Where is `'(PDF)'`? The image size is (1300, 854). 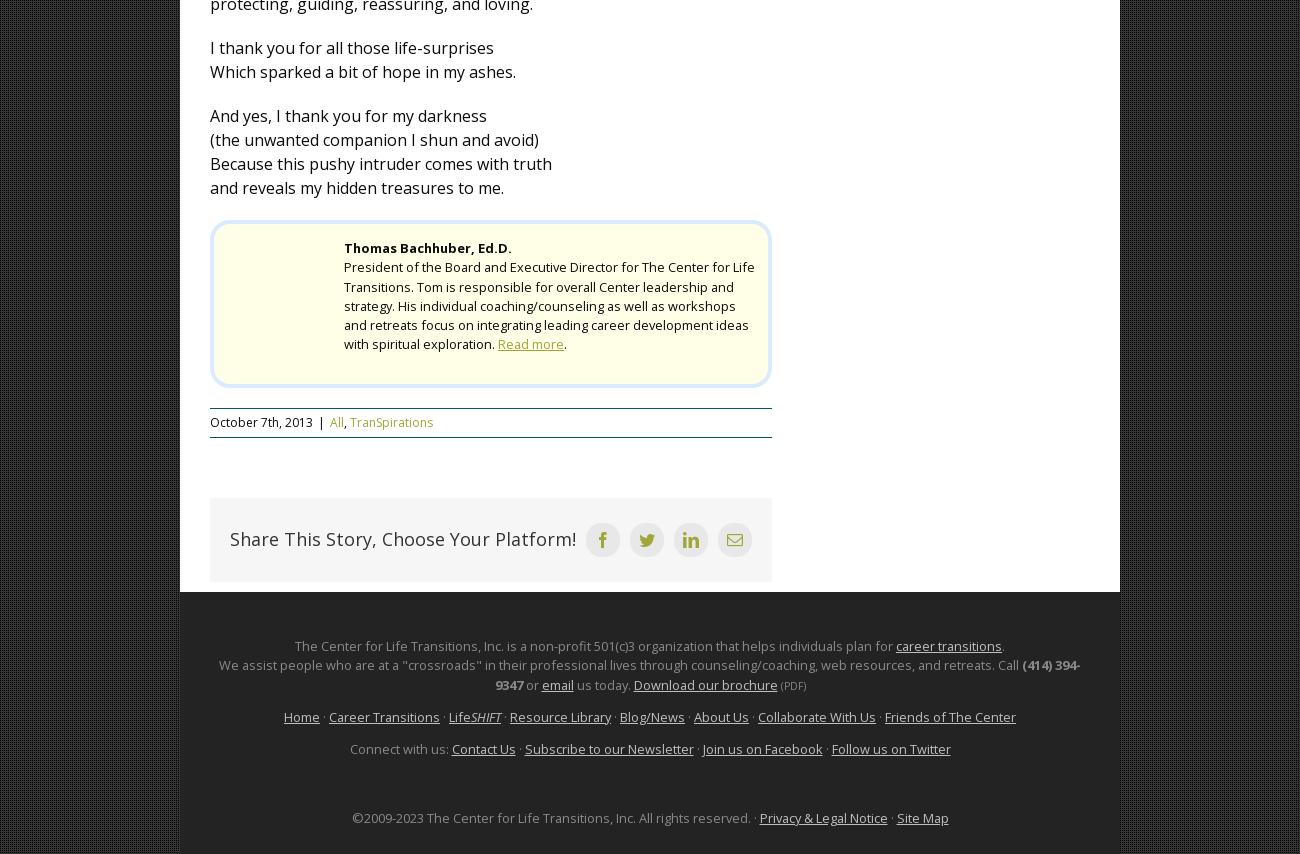
'(PDF)' is located at coordinates (791, 683).